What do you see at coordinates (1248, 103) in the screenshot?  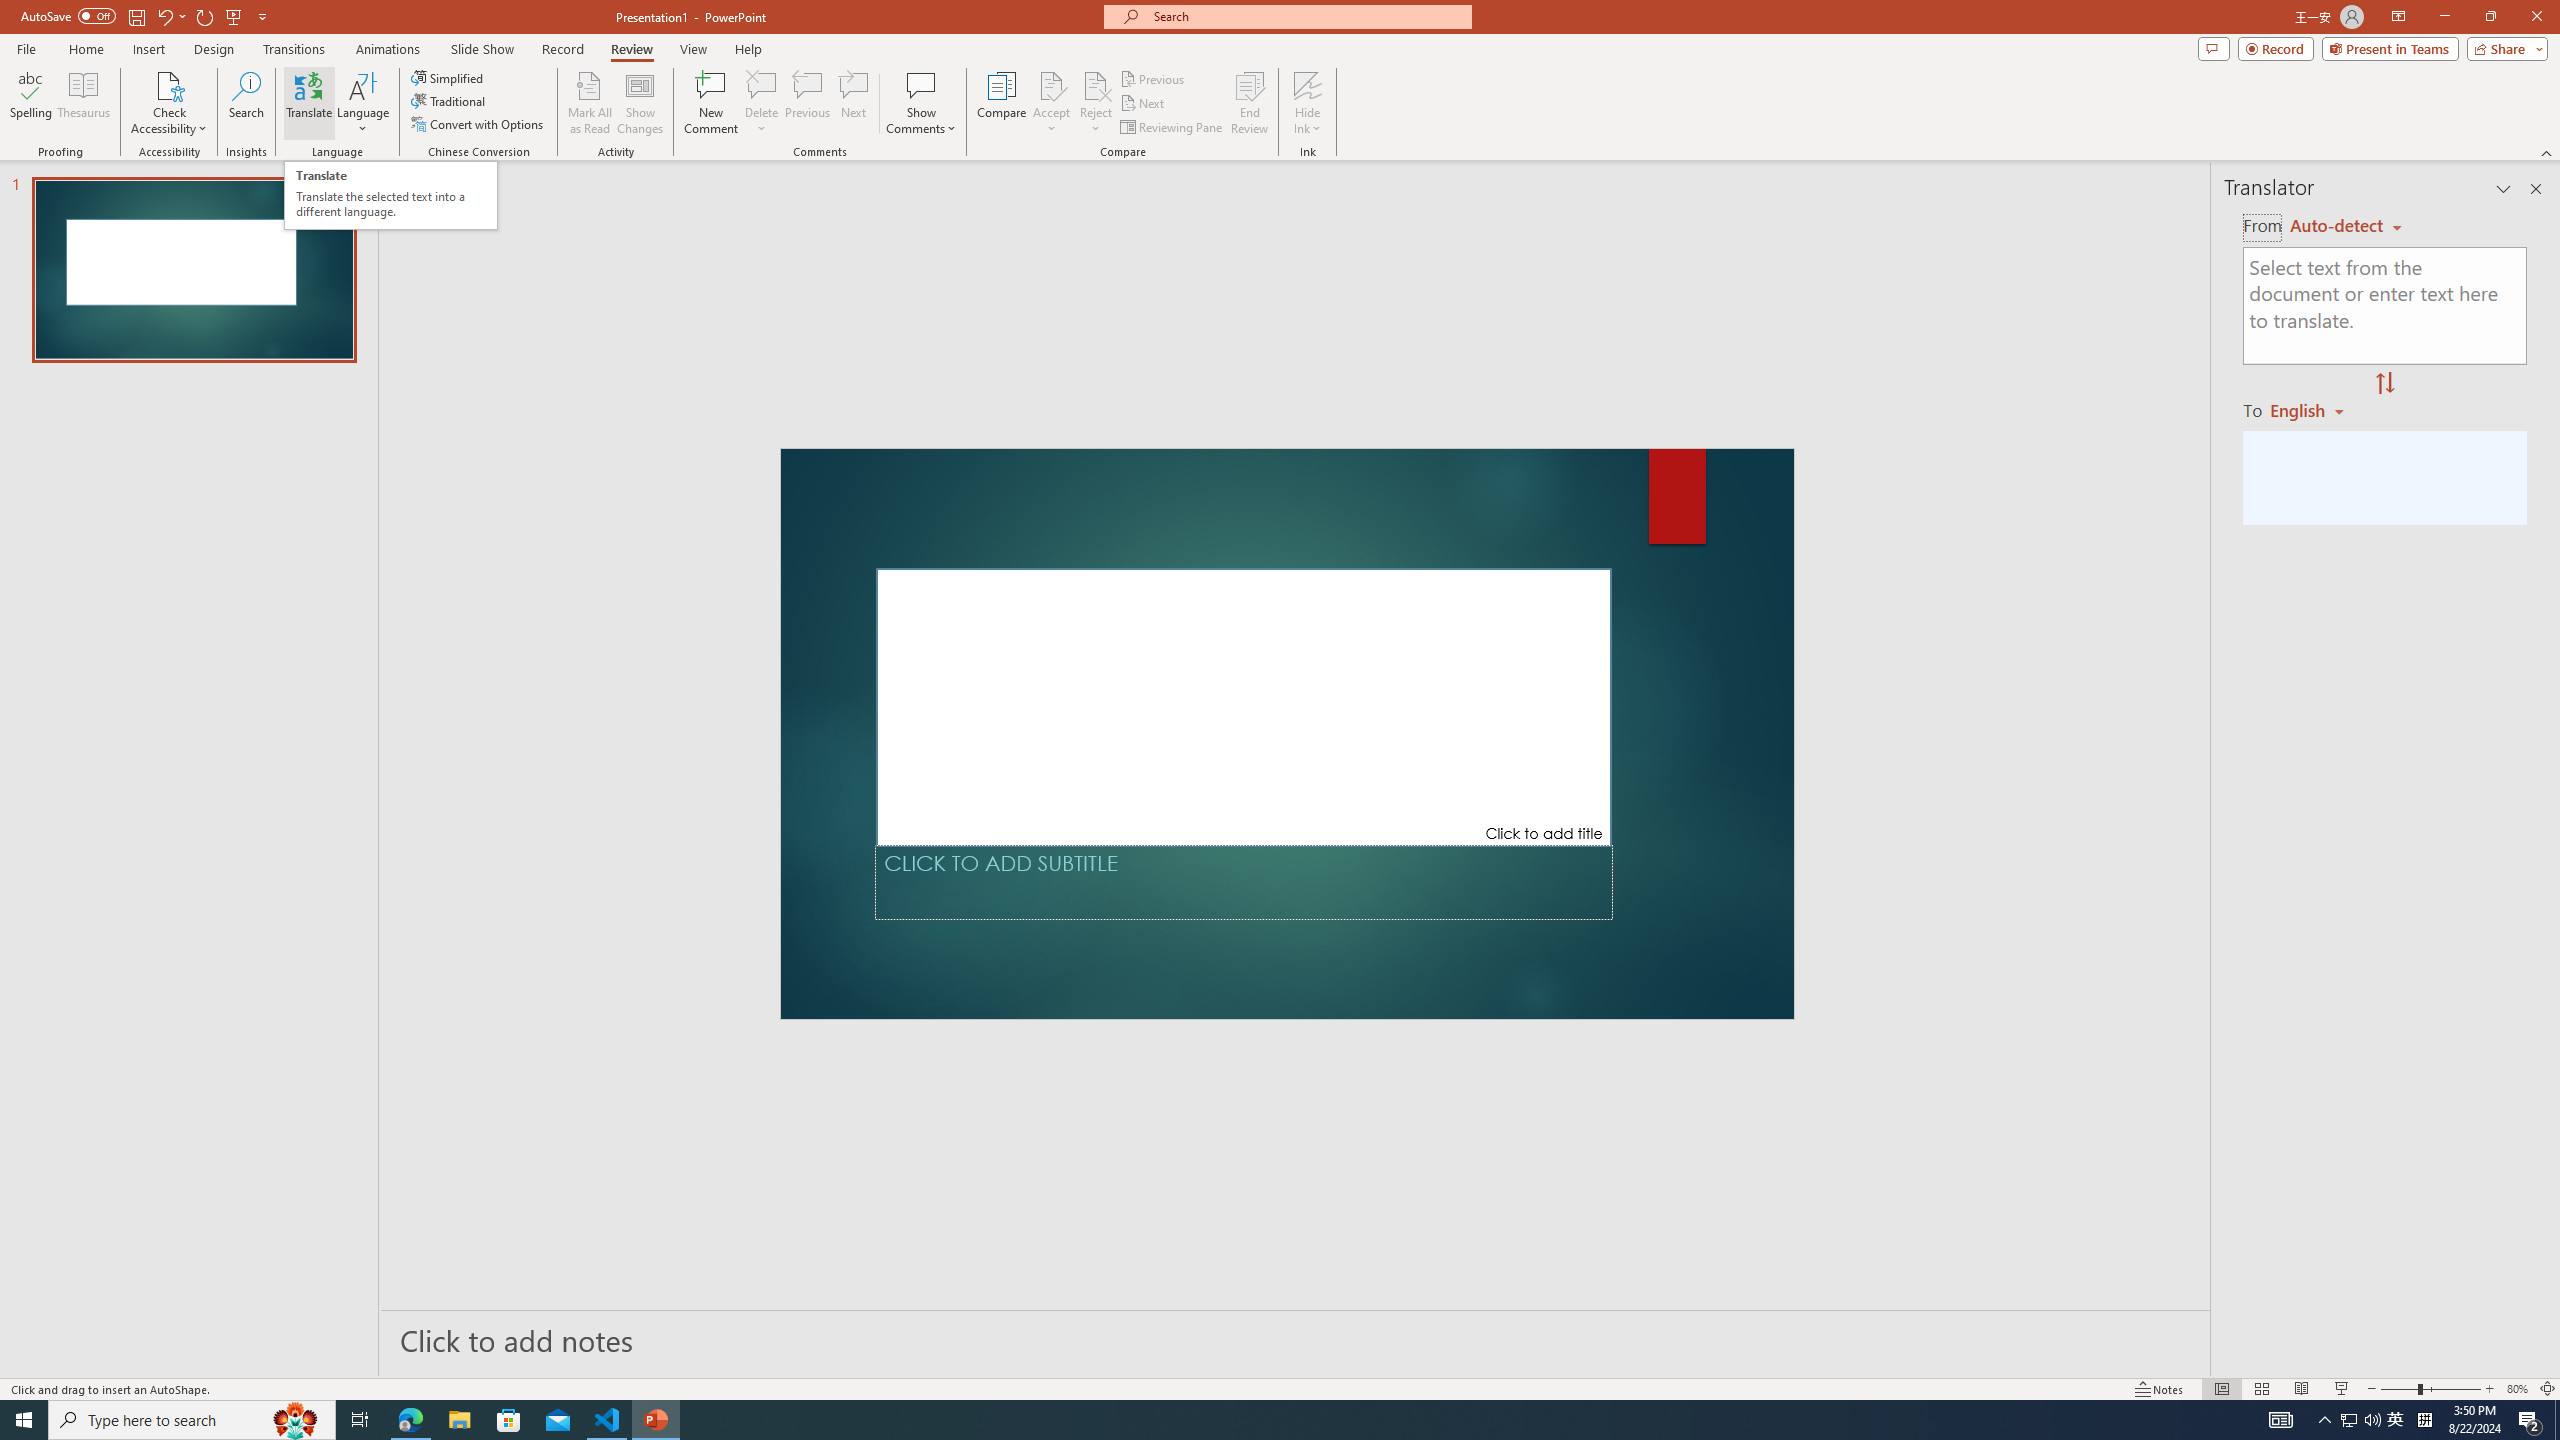 I see `'End Review'` at bounding box center [1248, 103].